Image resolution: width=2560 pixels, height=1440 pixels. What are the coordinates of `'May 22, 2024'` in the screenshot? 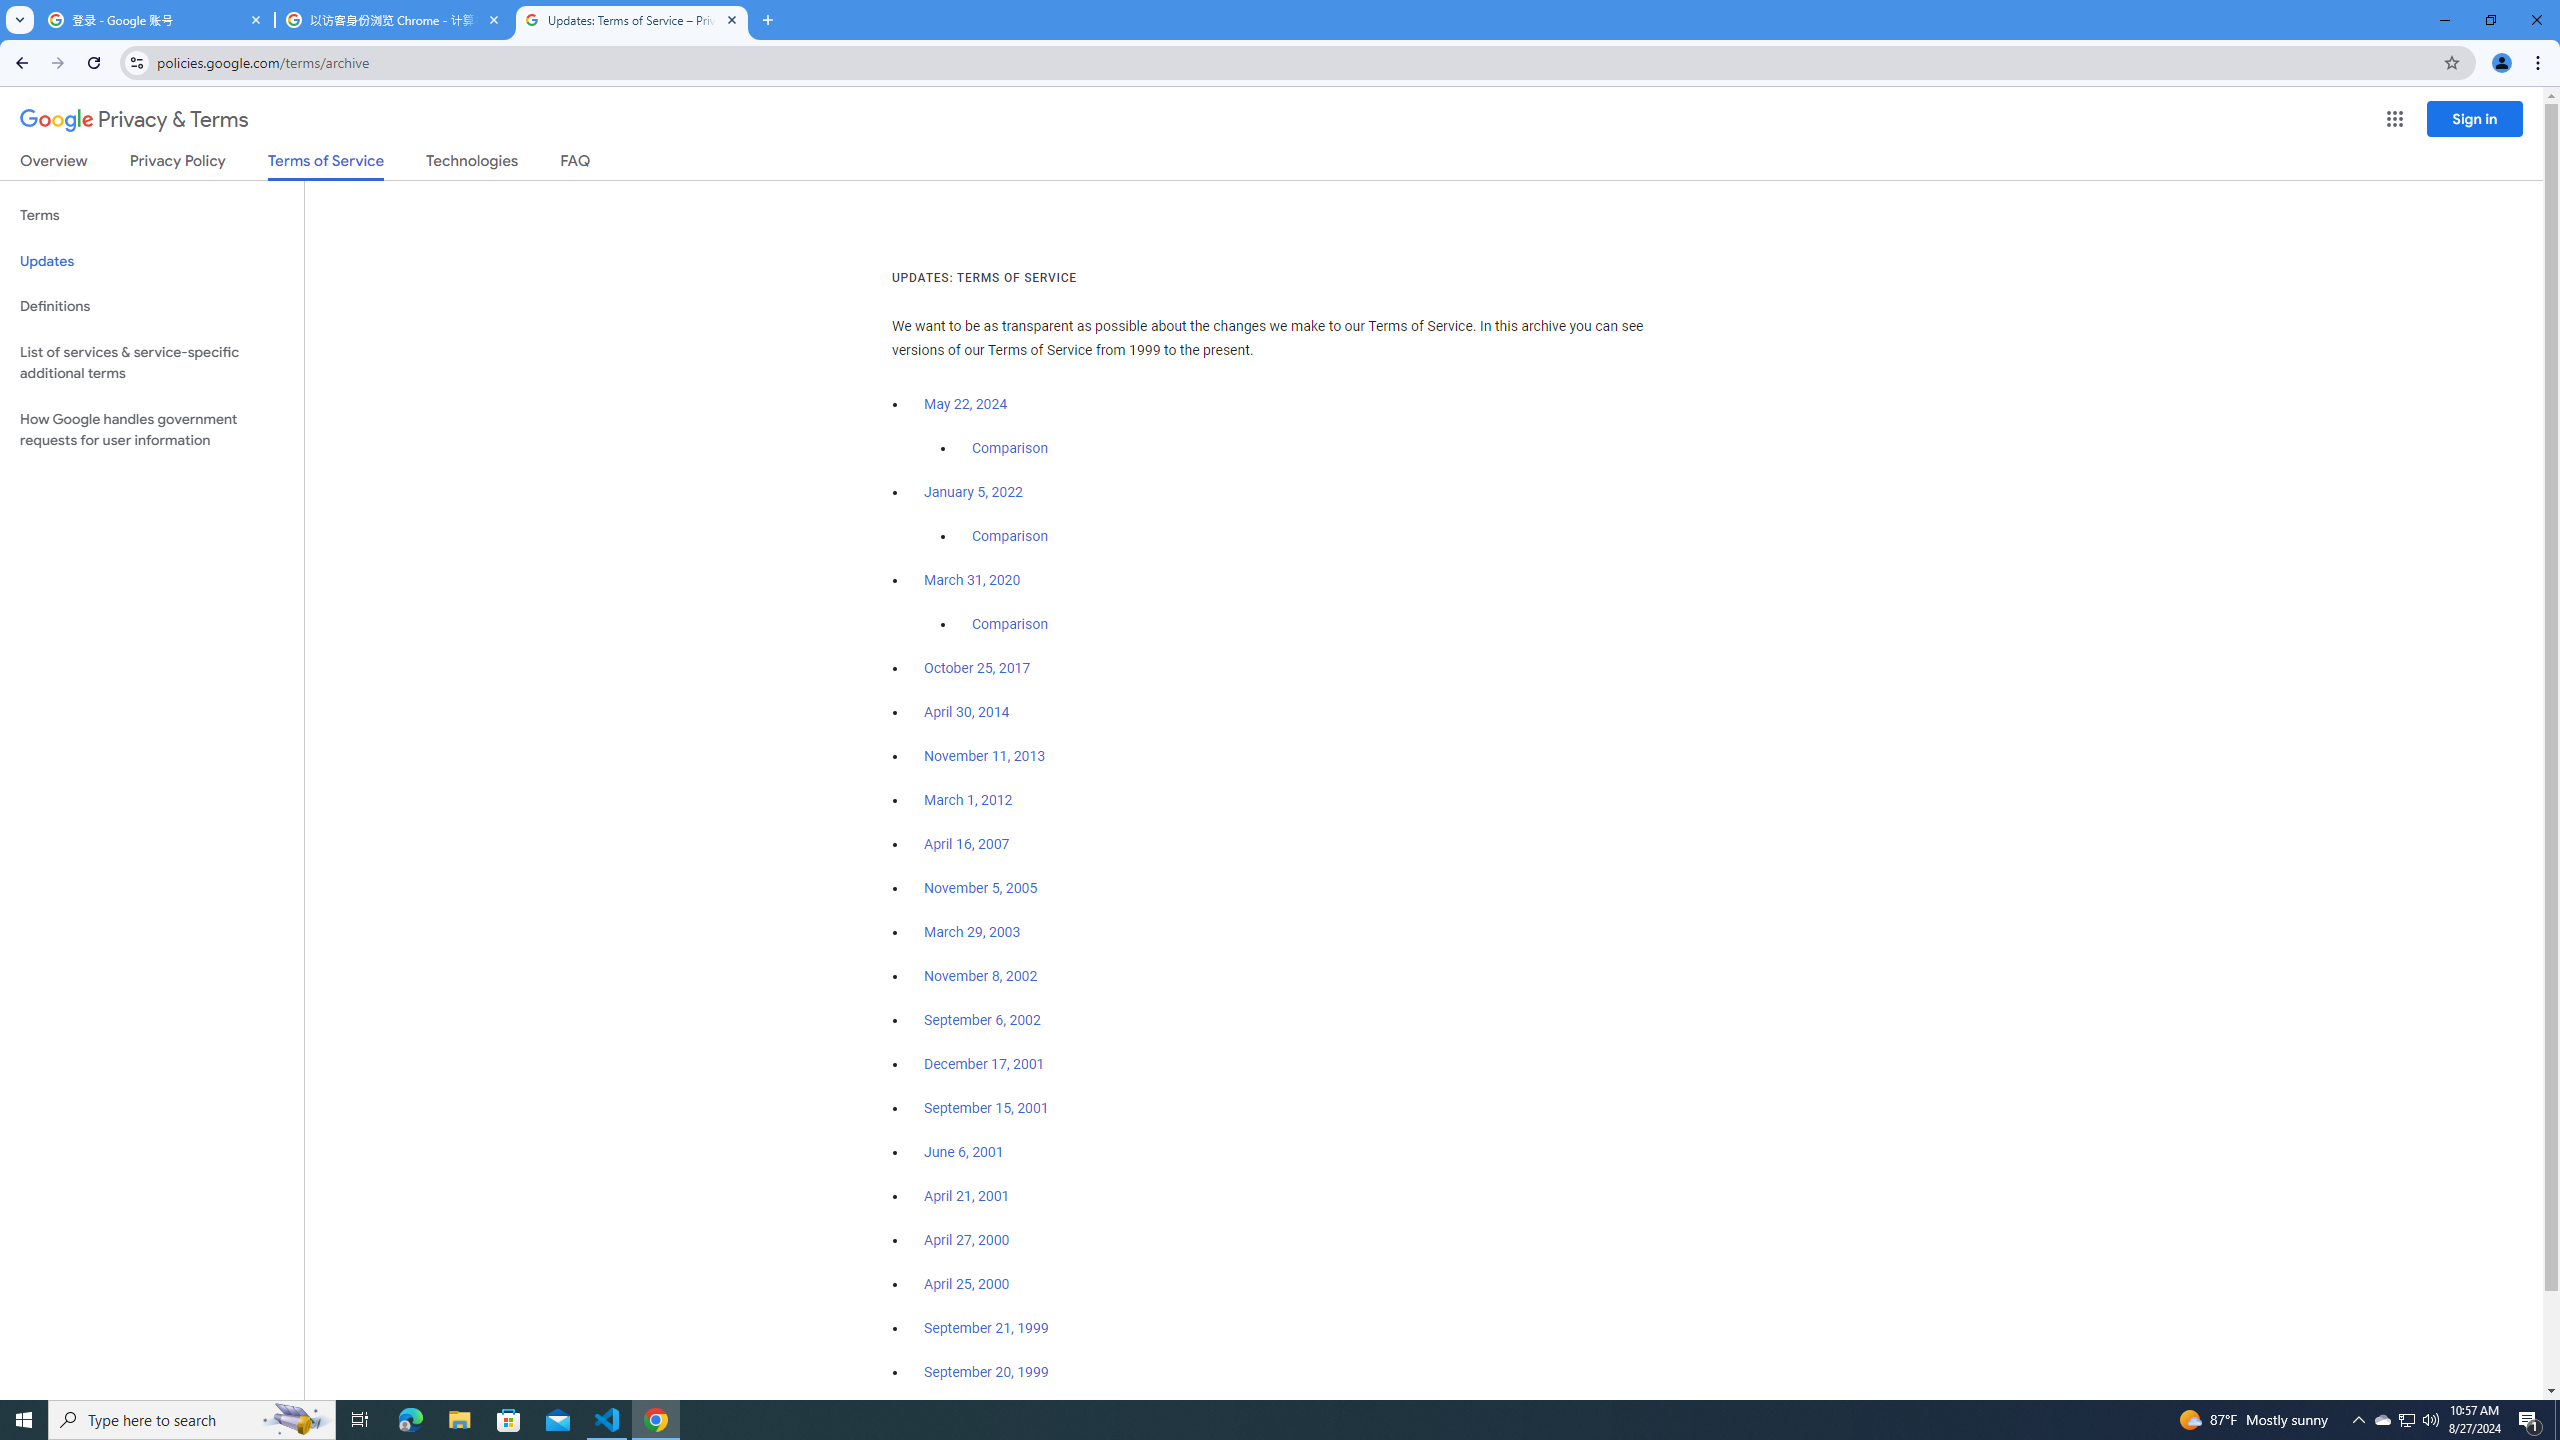 It's located at (966, 405).